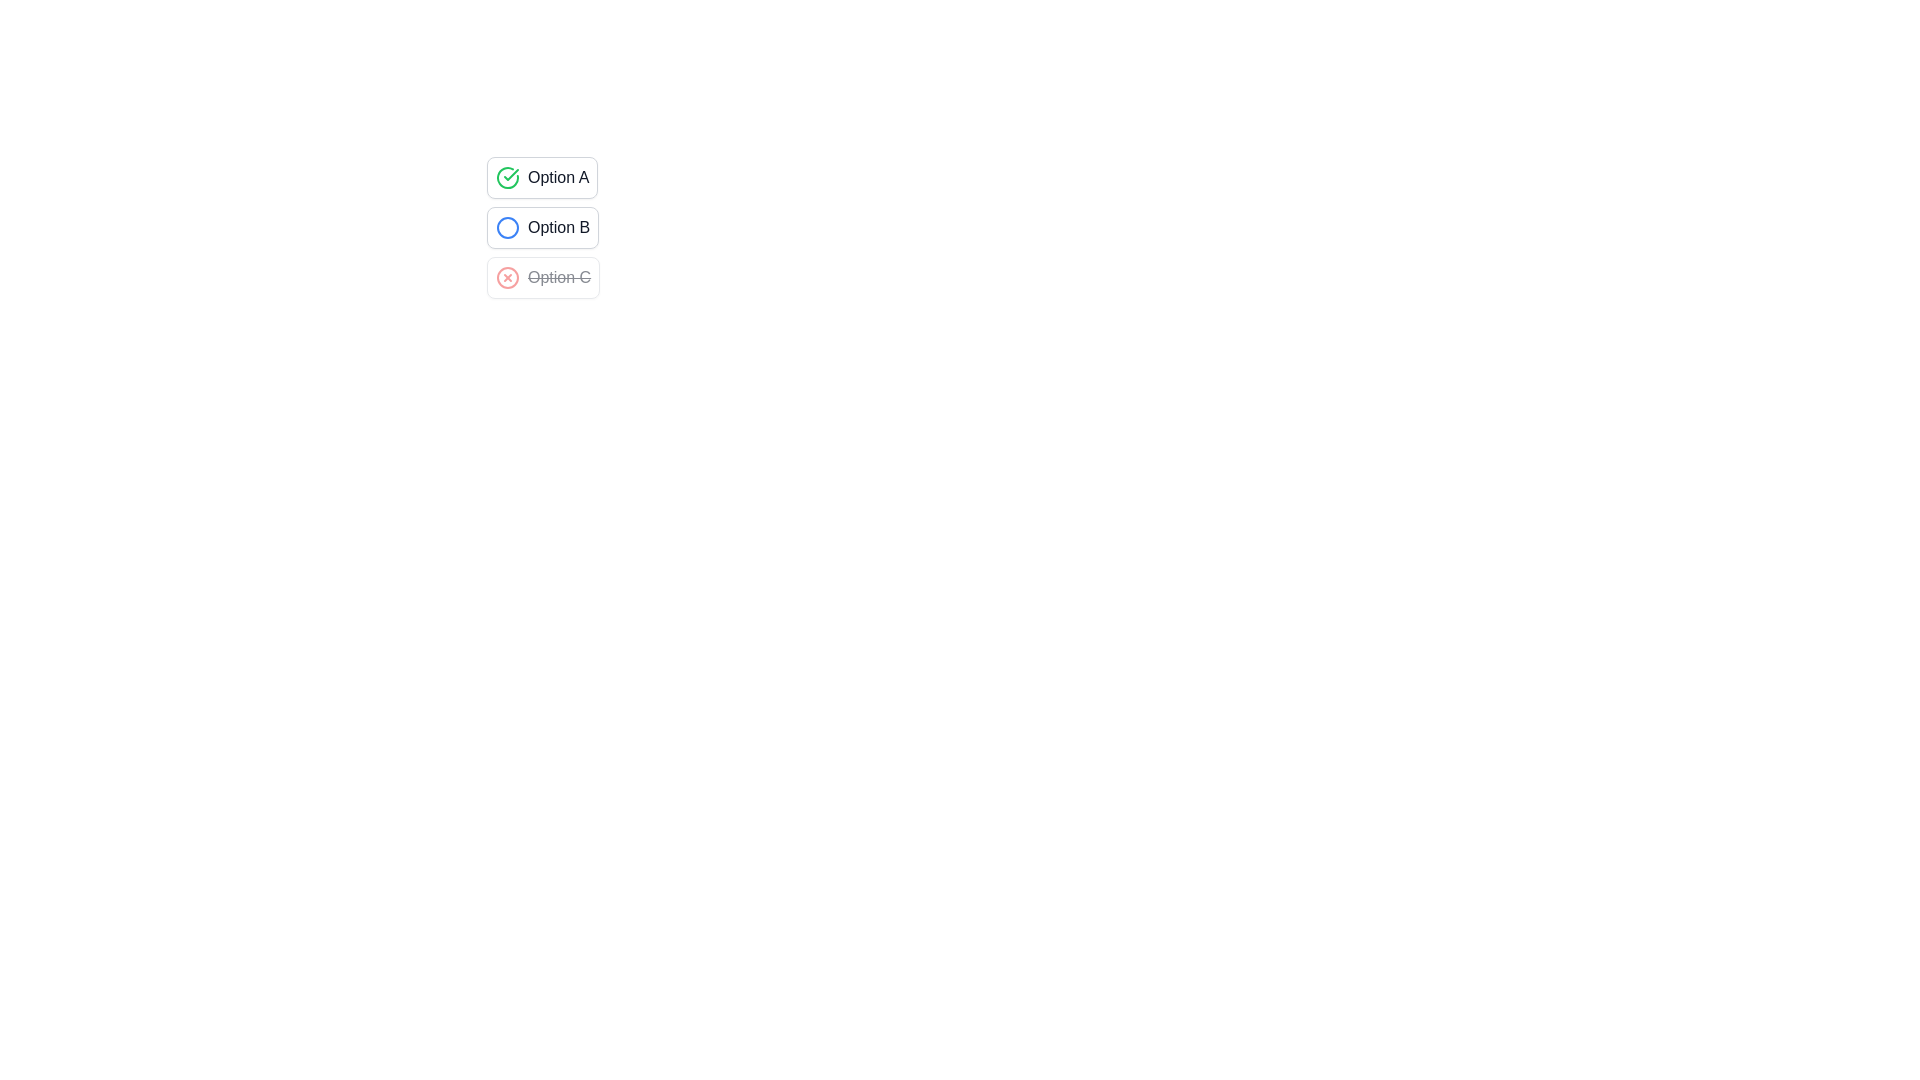 The height and width of the screenshot is (1080, 1920). Describe the element at coordinates (508, 226) in the screenshot. I see `the Circle indicator for 'Option B' in the SVG component, which is a hollow circle with a blue stroke, indicating the second option in a vertical list of three options` at that location.